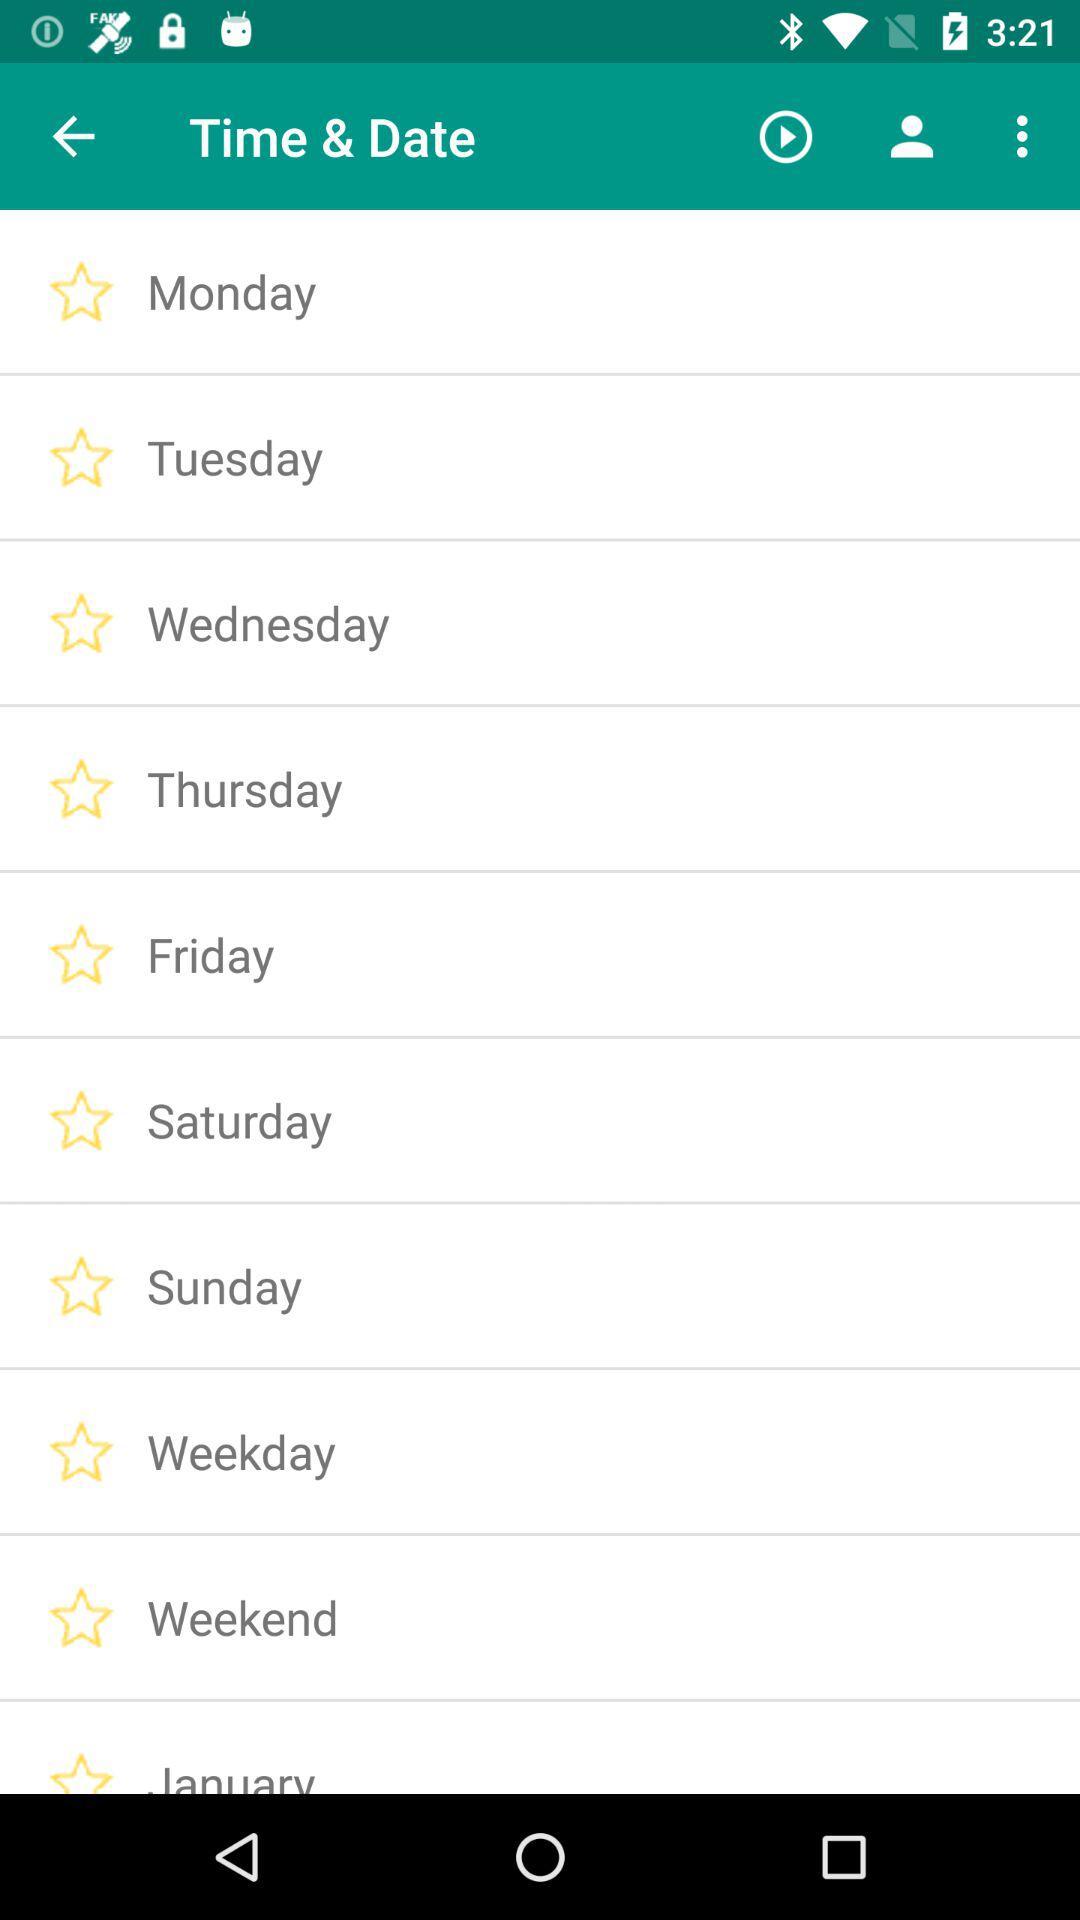 This screenshot has height=1920, width=1080. Describe the element at coordinates (785, 135) in the screenshot. I see `the icon next to the time & date item` at that location.